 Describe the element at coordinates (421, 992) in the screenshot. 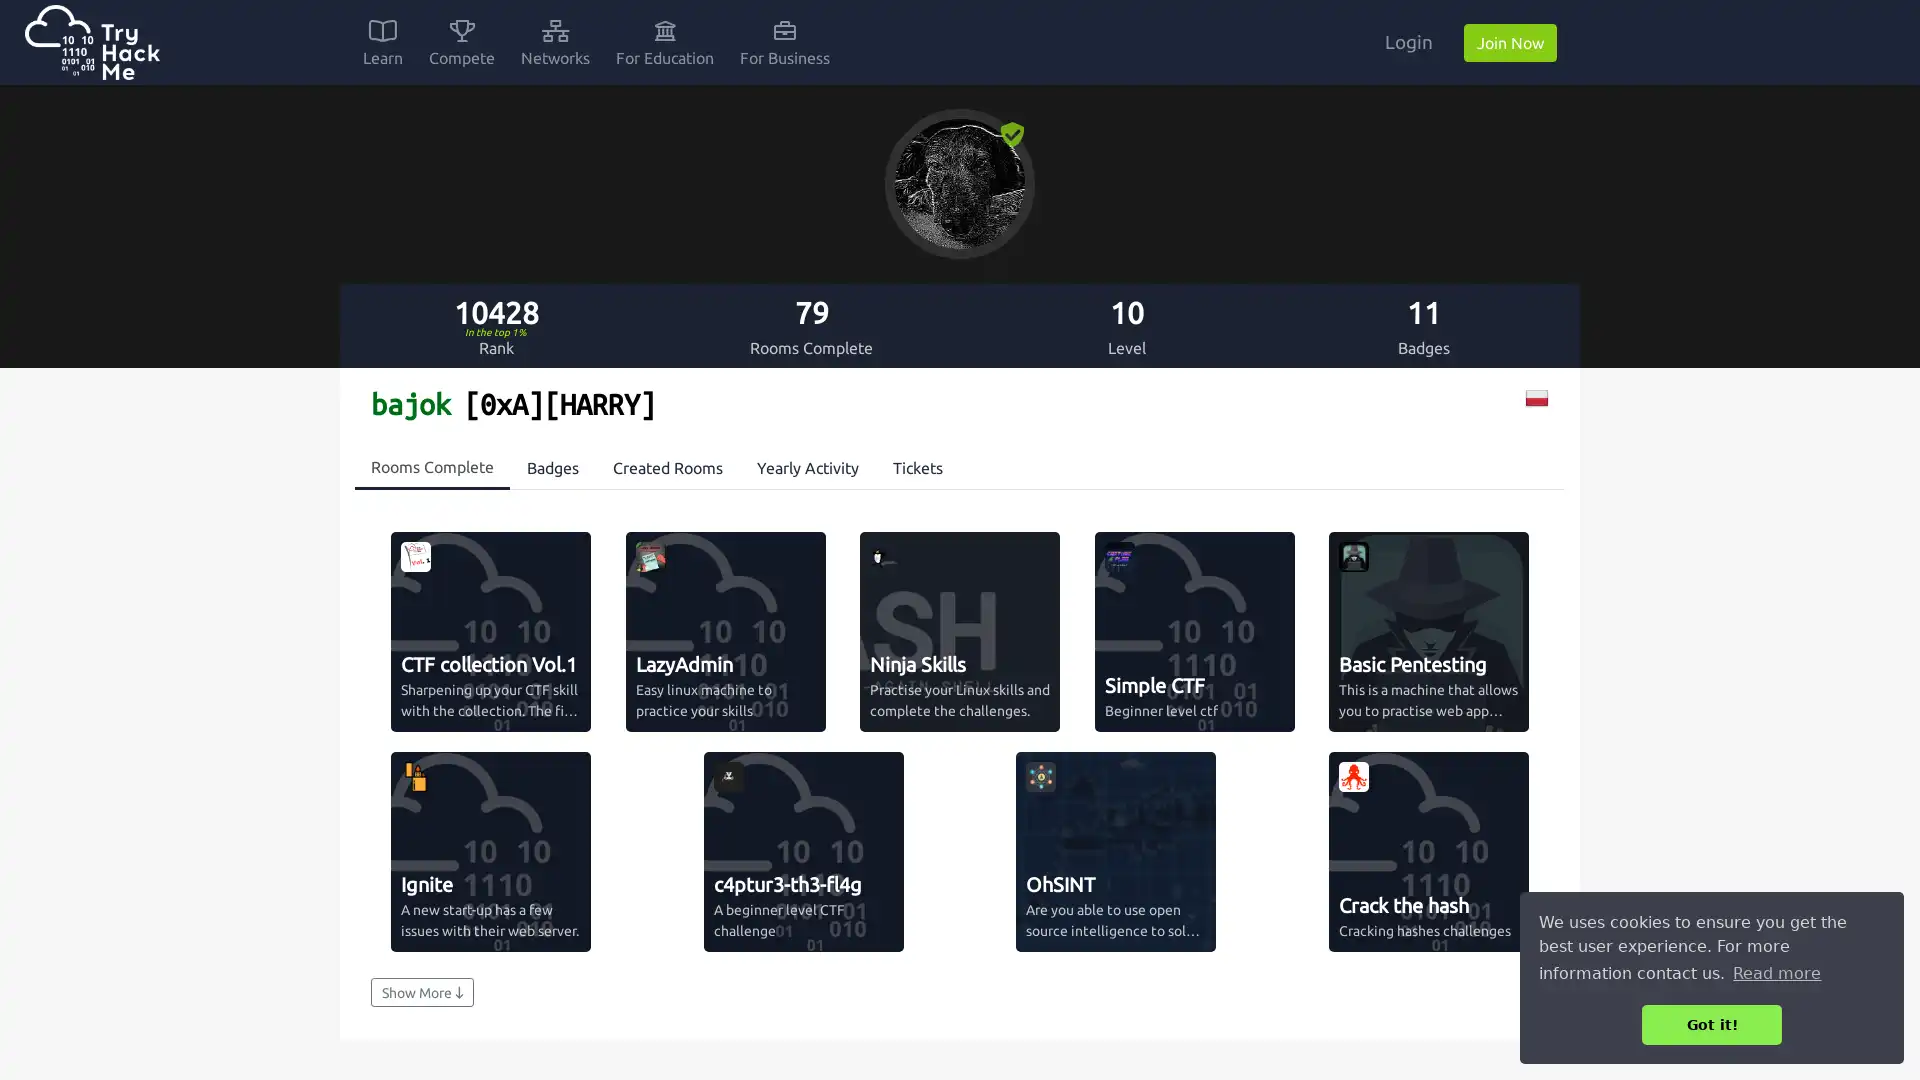

I see `Show More` at that location.